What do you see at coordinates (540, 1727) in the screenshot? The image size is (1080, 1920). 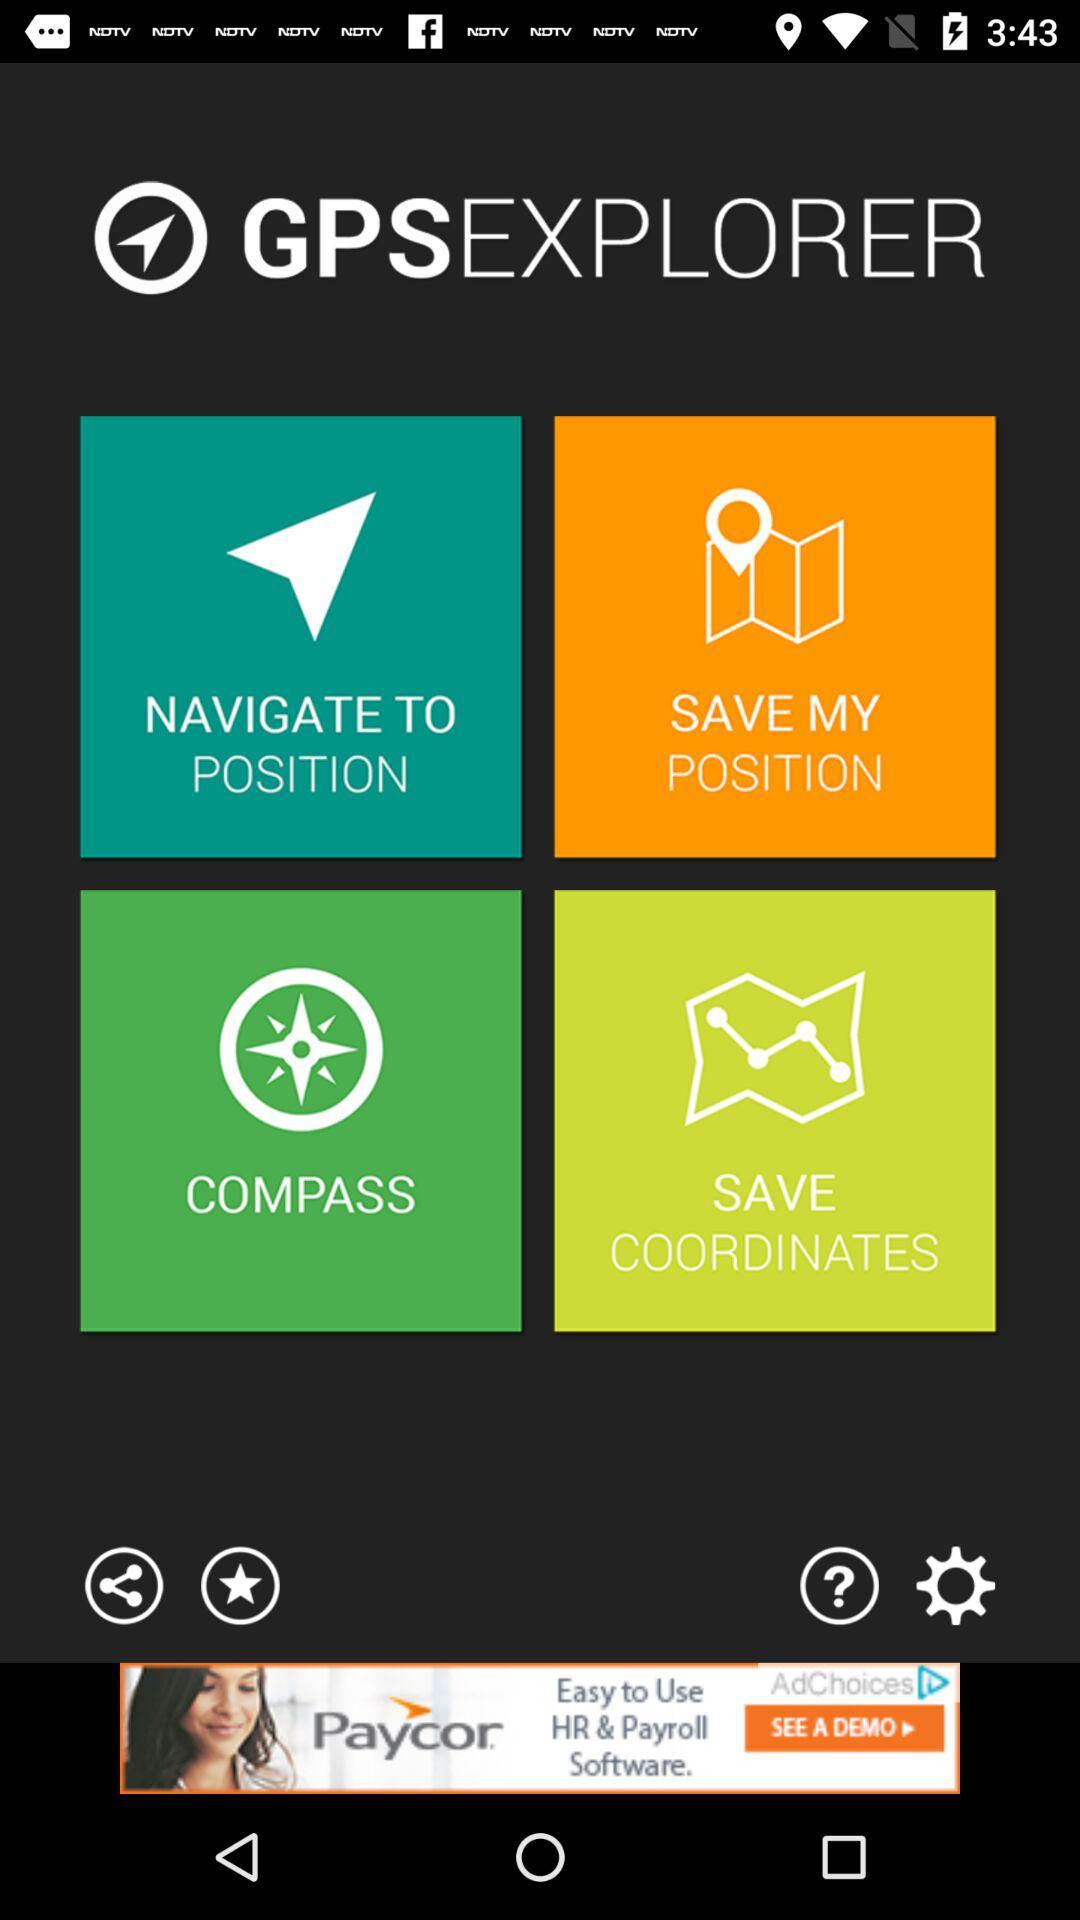 I see `click the advertisement` at bounding box center [540, 1727].